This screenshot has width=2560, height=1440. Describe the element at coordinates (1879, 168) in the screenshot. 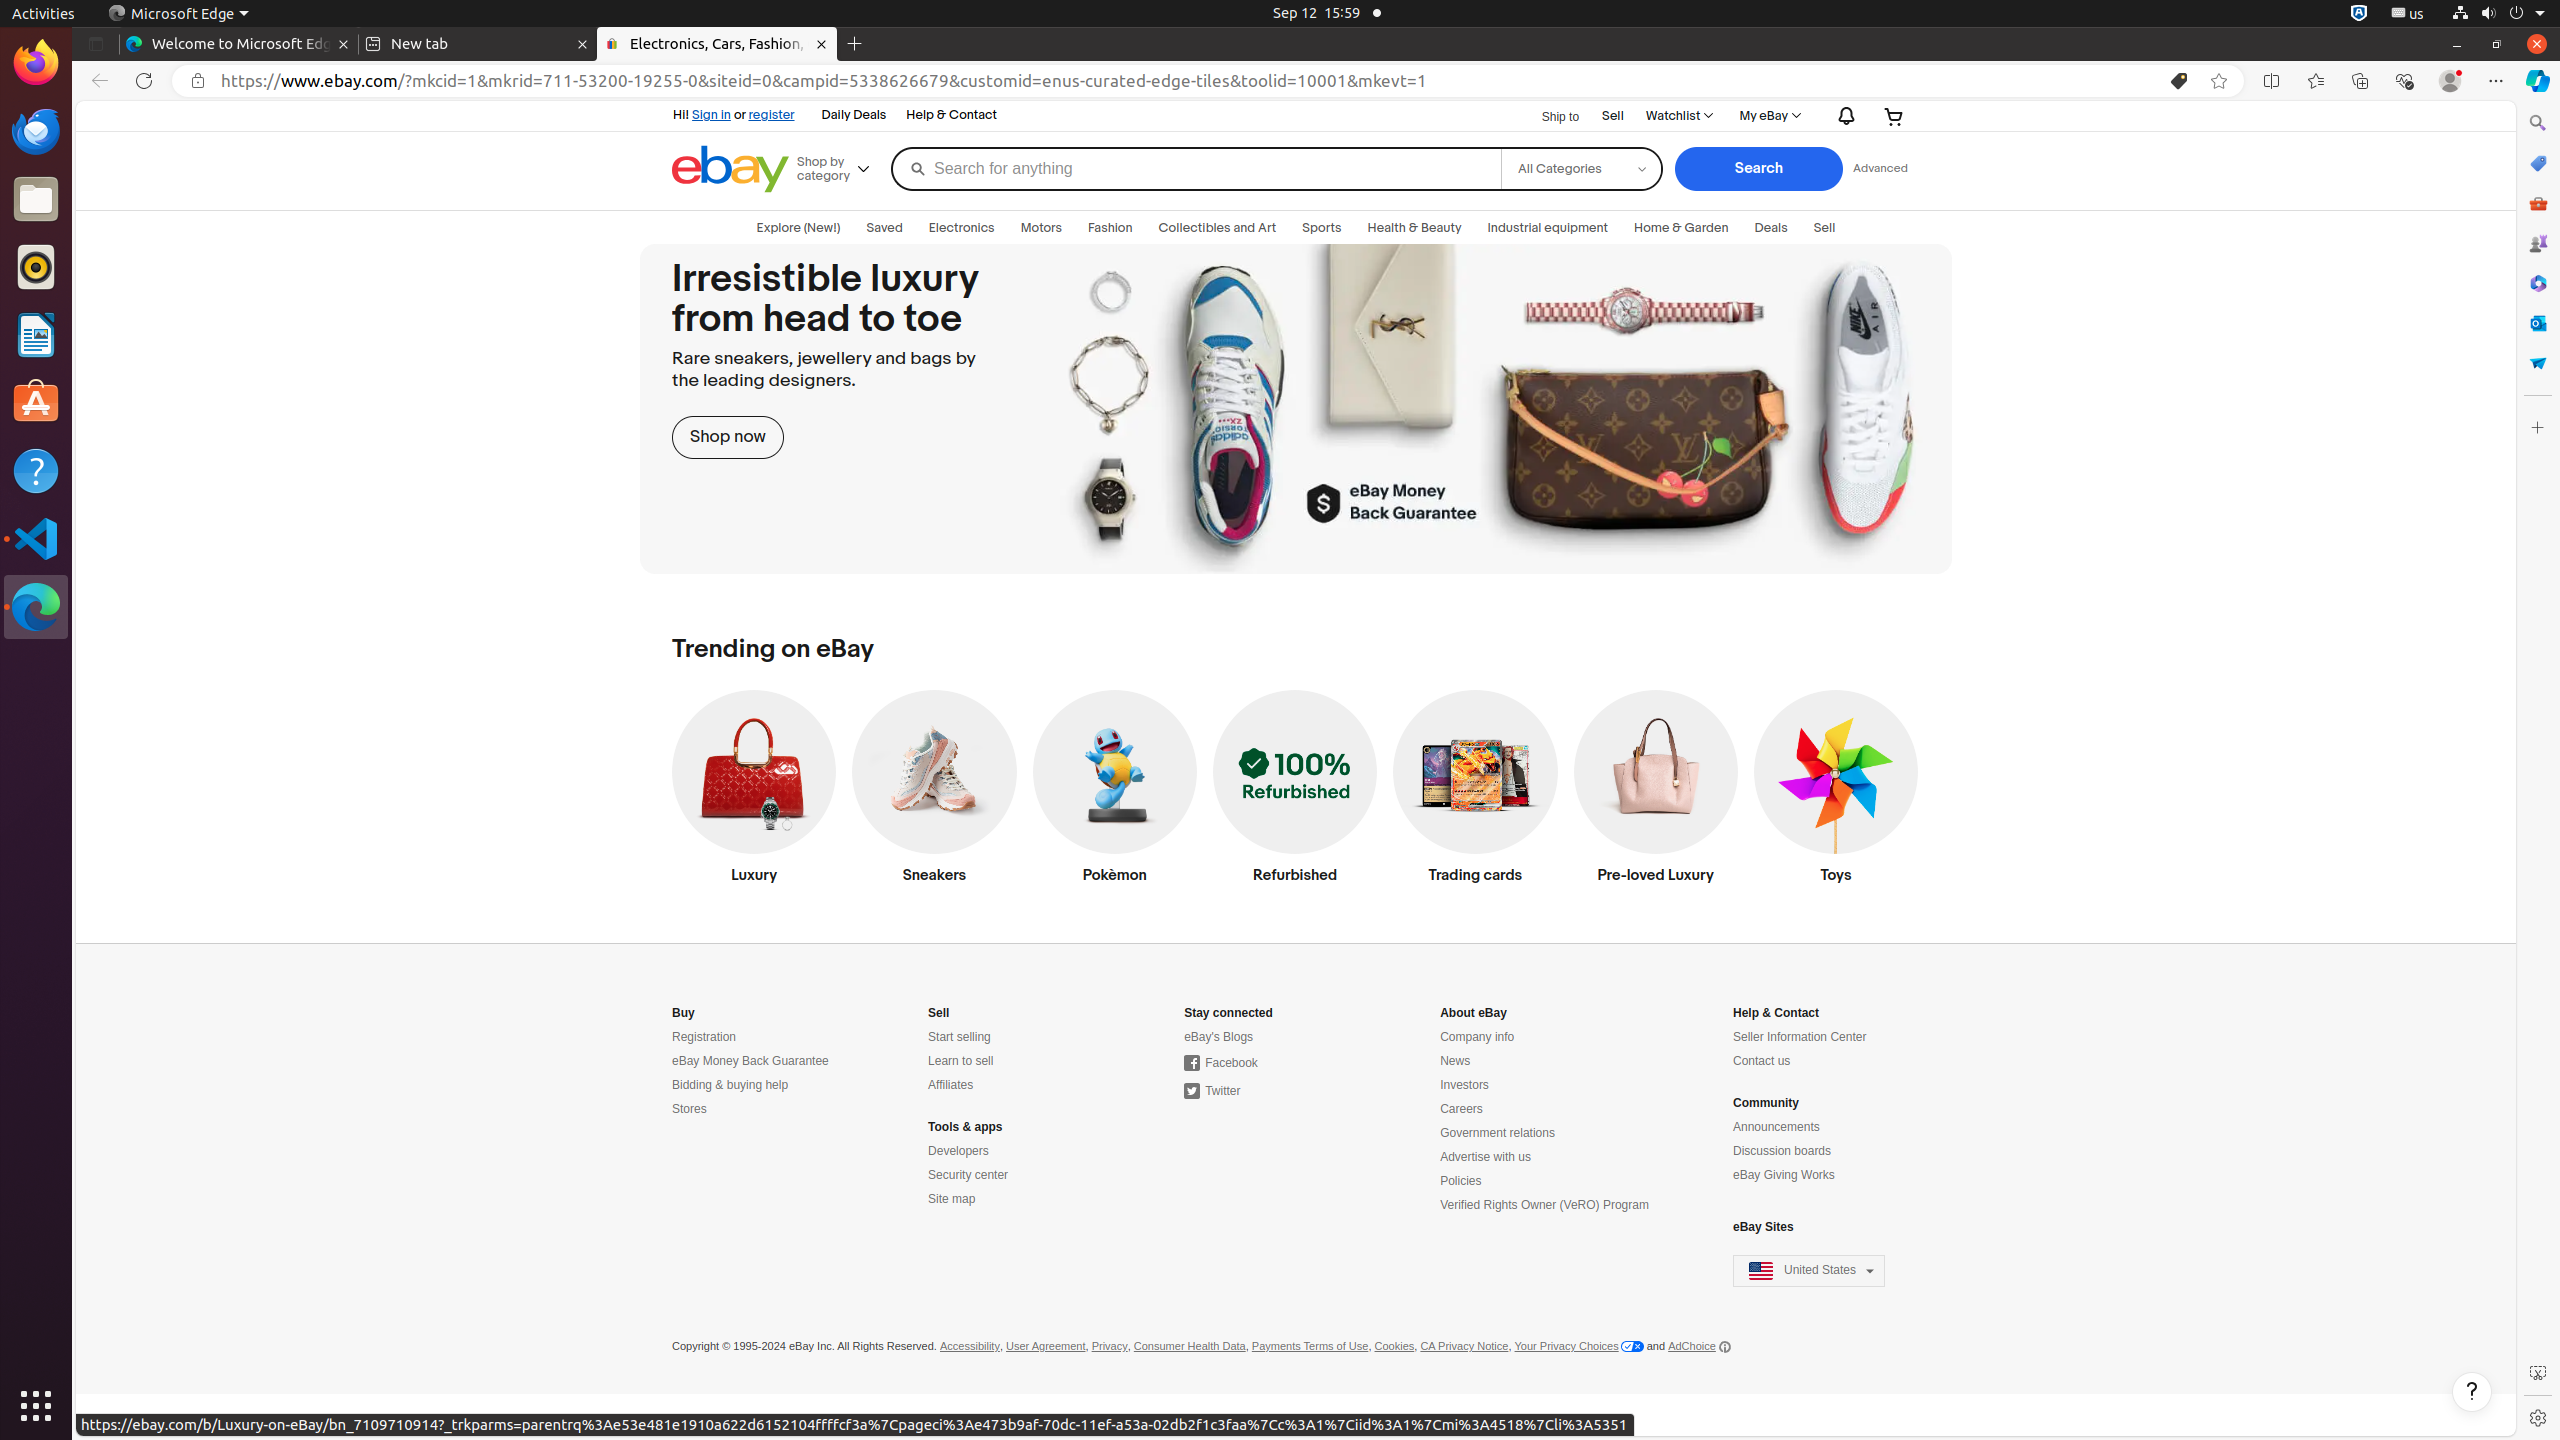

I see `'Advanced Search'` at that location.